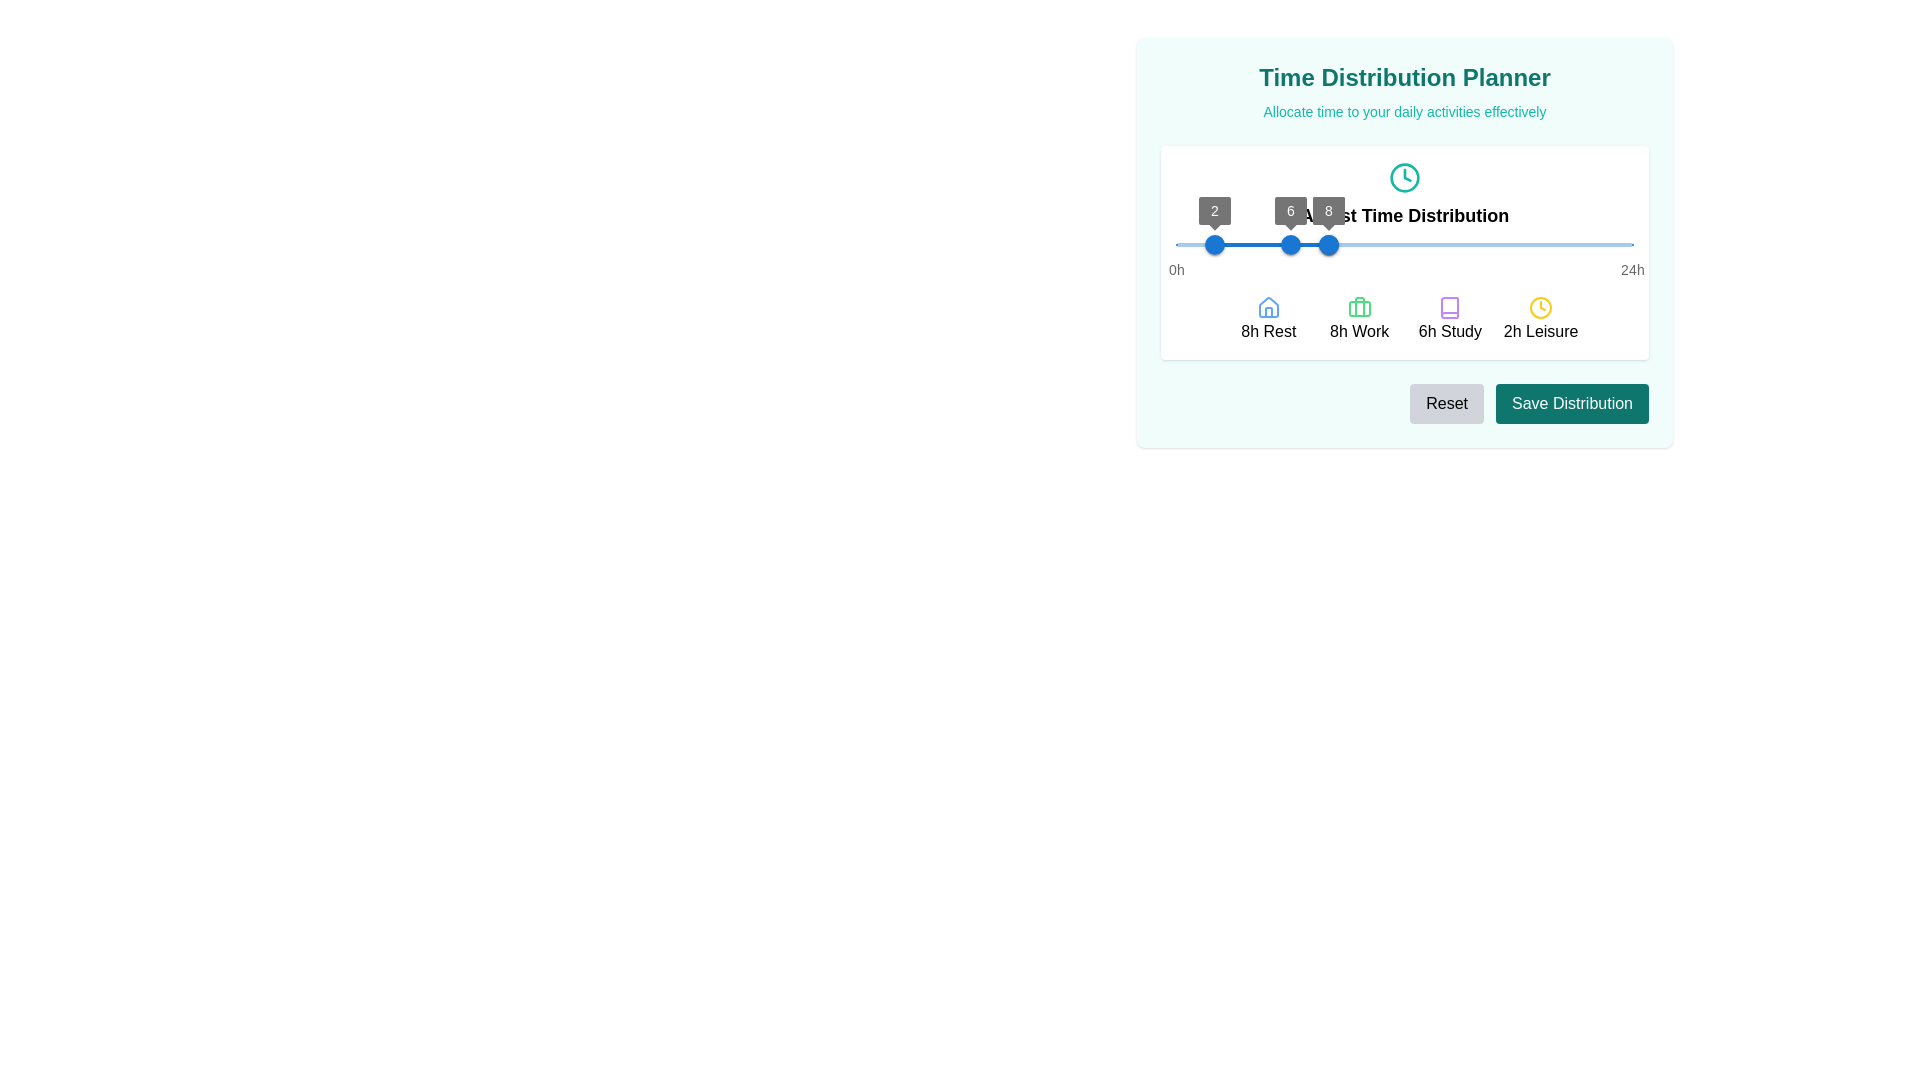 This screenshot has height=1080, width=1920. What do you see at coordinates (1450, 319) in the screenshot?
I see `the Label displaying '6h Study' in the Time Distribution Planner panel, which is the third item in a horizontal grid layout` at bounding box center [1450, 319].